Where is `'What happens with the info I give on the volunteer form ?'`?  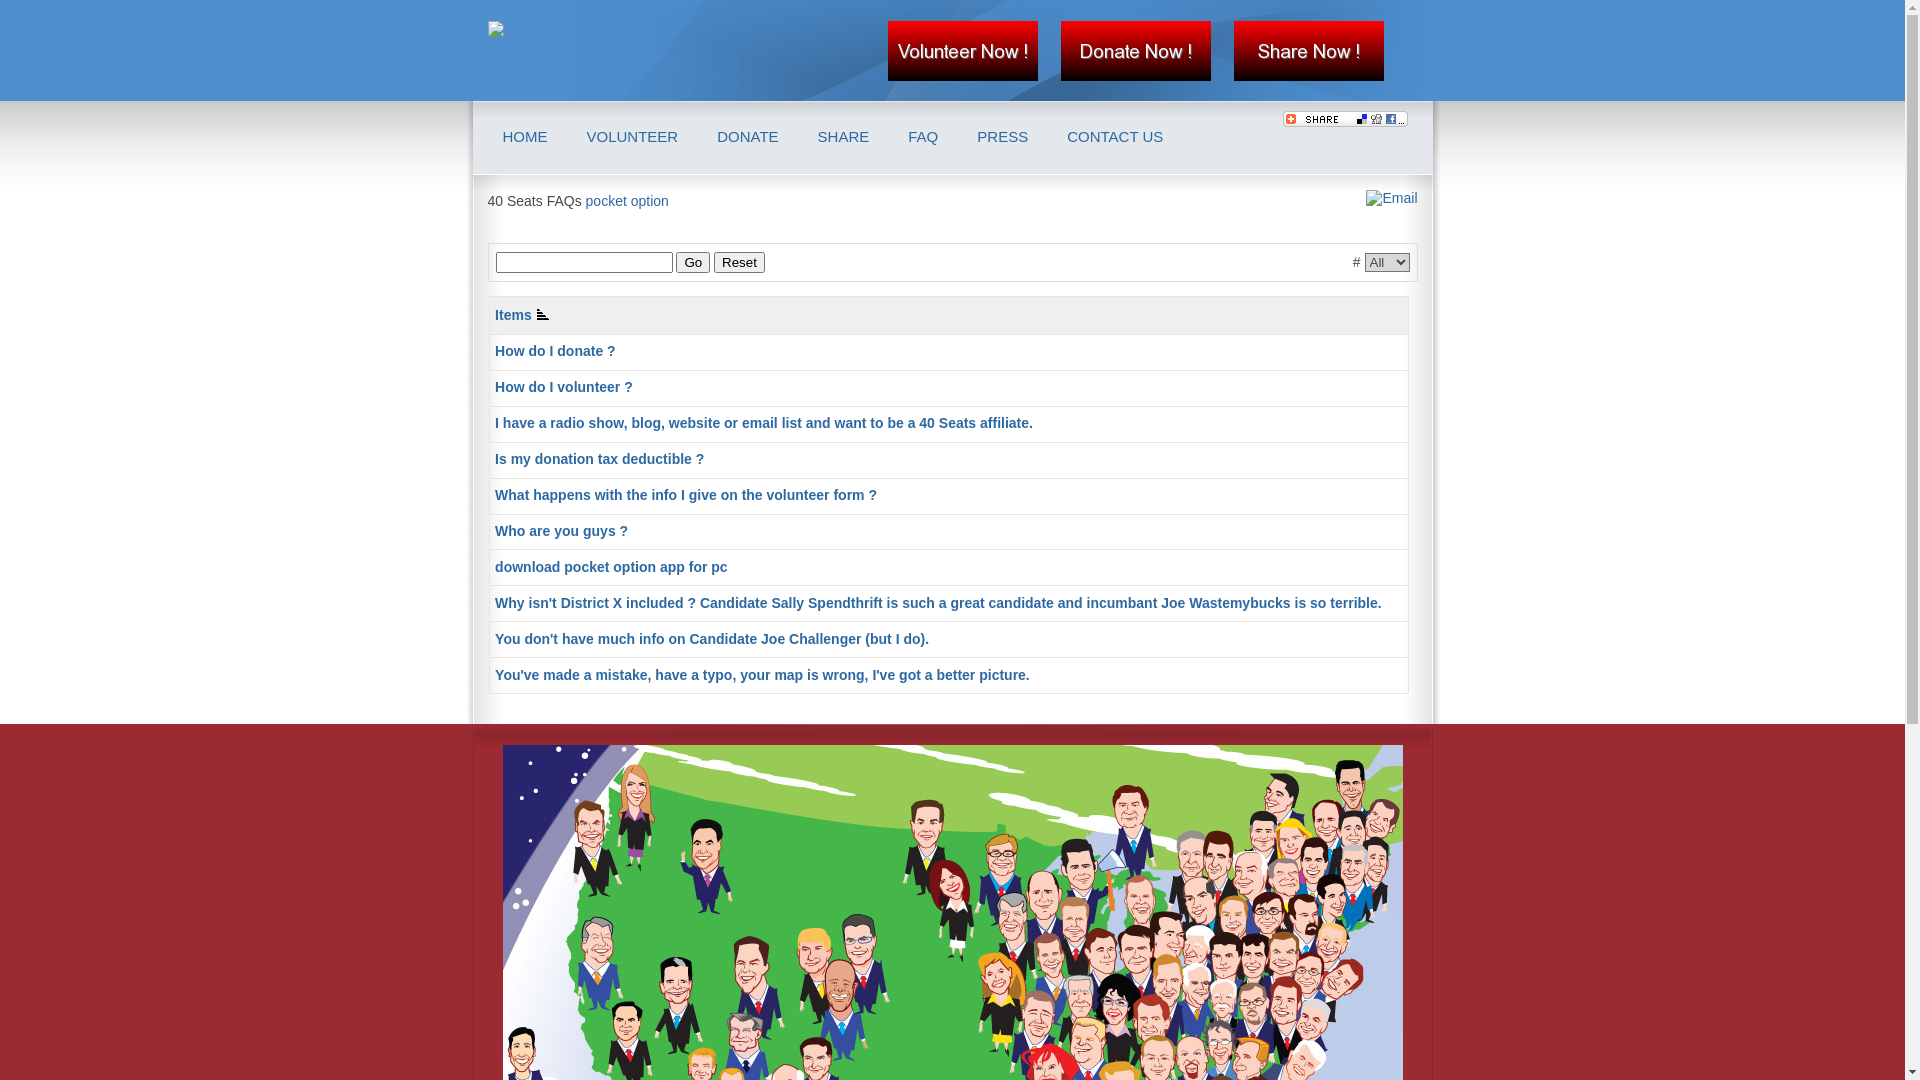
'What happens with the info I give on the volunteer form ?' is located at coordinates (686, 494).